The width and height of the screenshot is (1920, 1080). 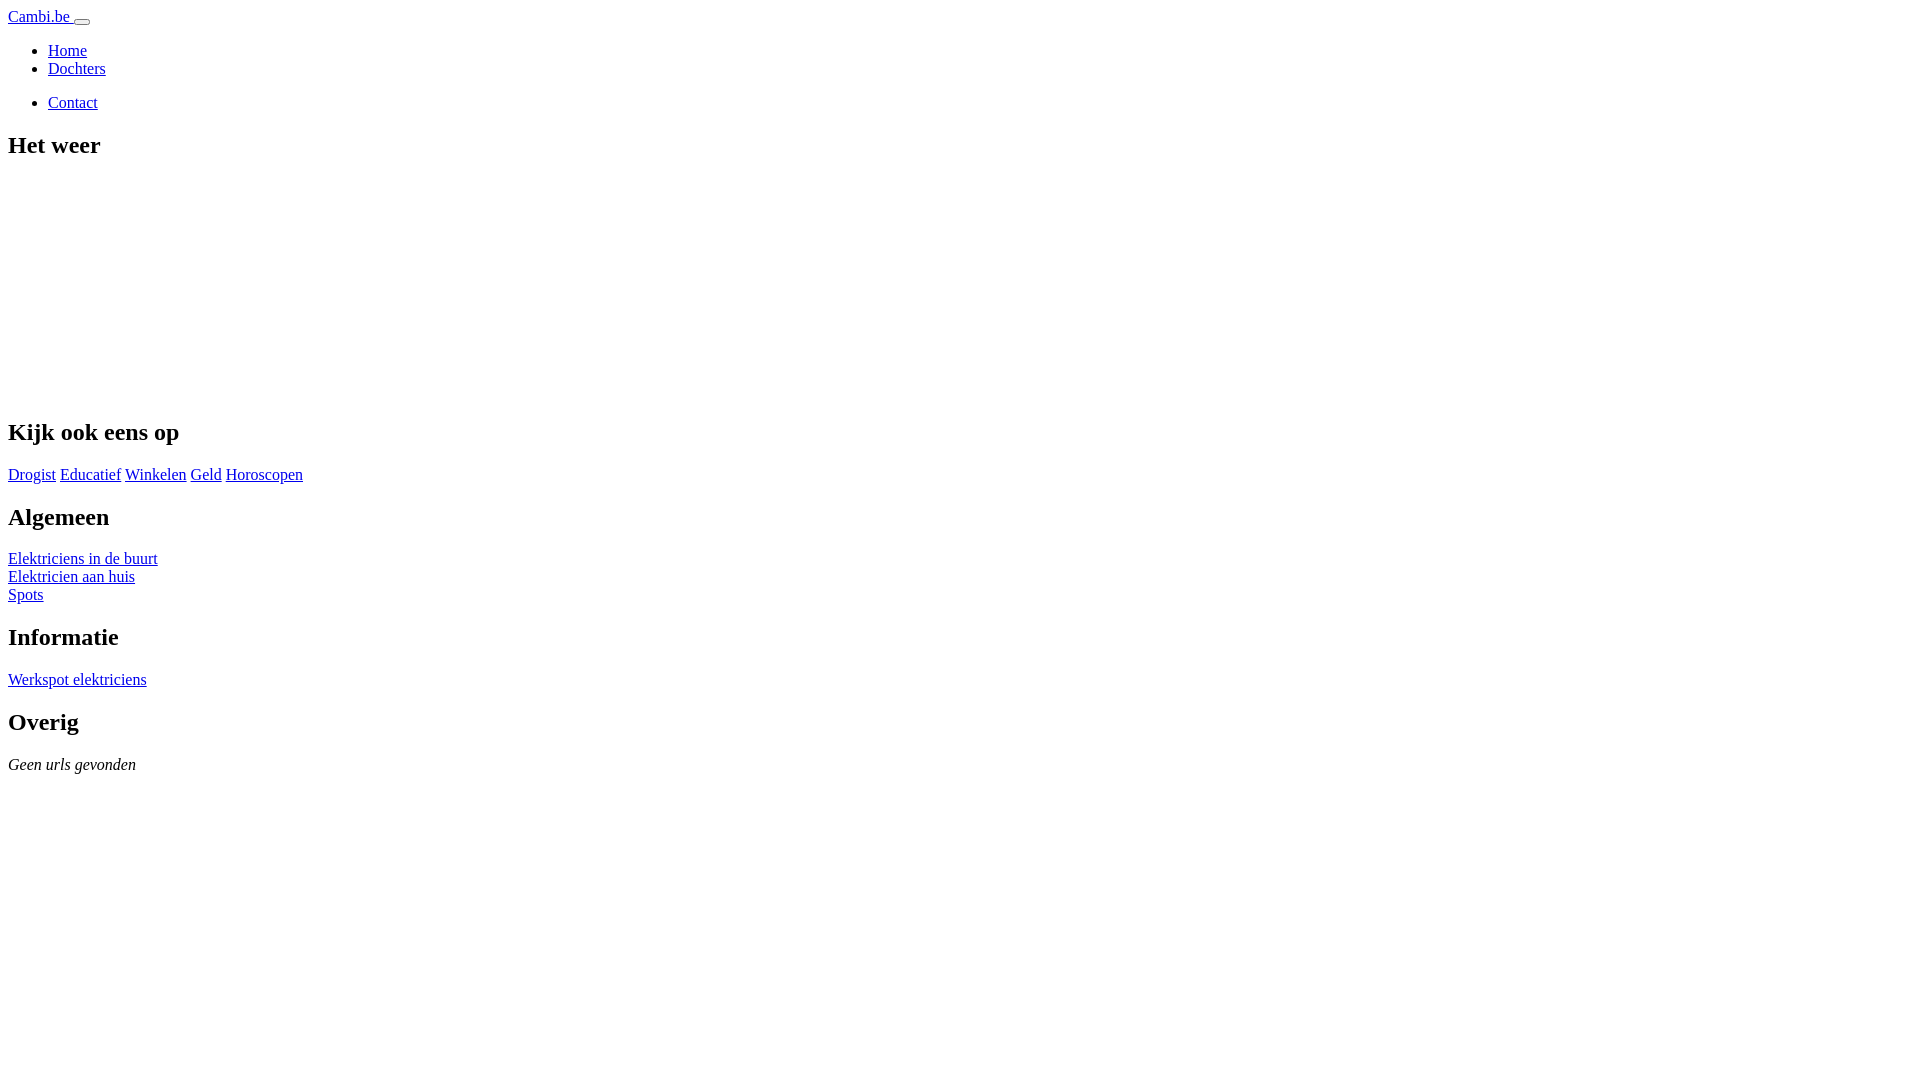 What do you see at coordinates (263, 474) in the screenshot?
I see `'Horoscopen'` at bounding box center [263, 474].